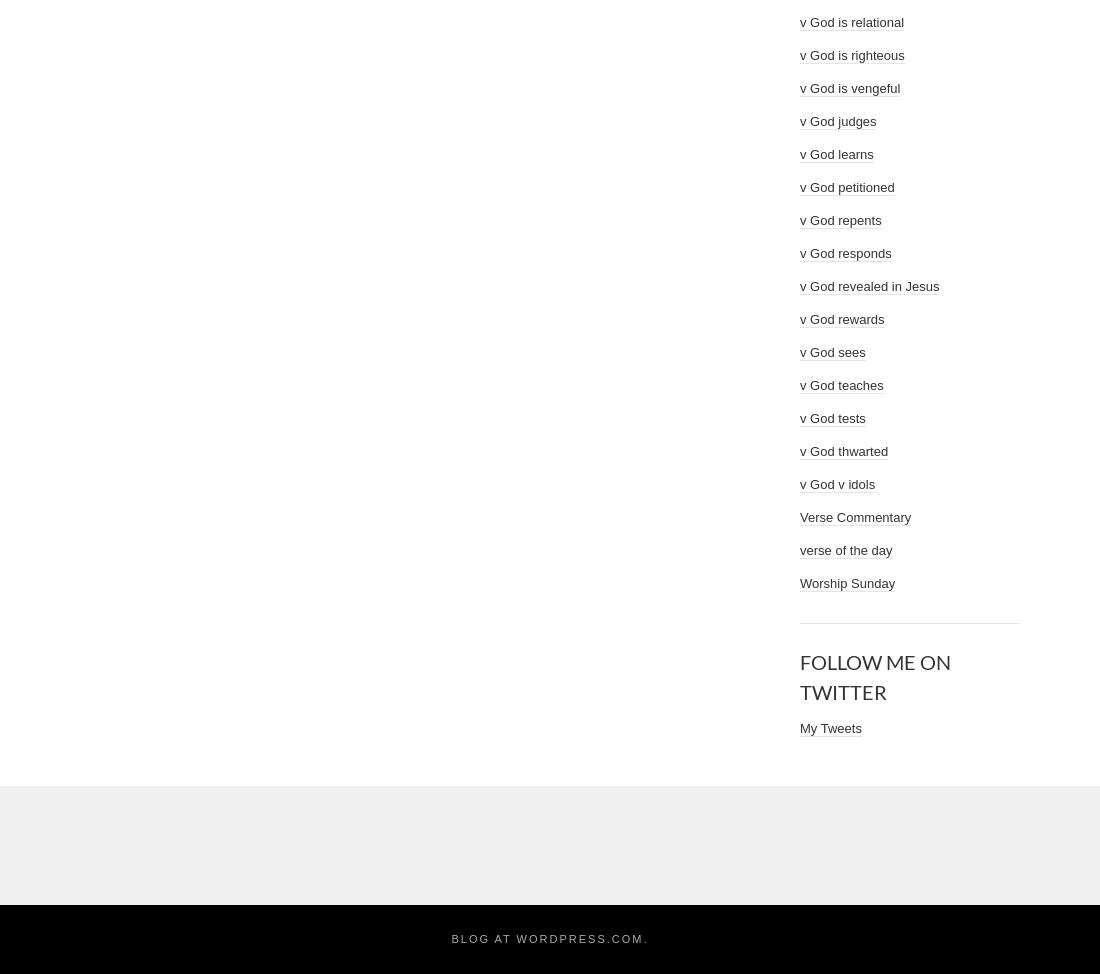 This screenshot has width=1100, height=974. Describe the element at coordinates (800, 352) in the screenshot. I see `'v God sees'` at that location.